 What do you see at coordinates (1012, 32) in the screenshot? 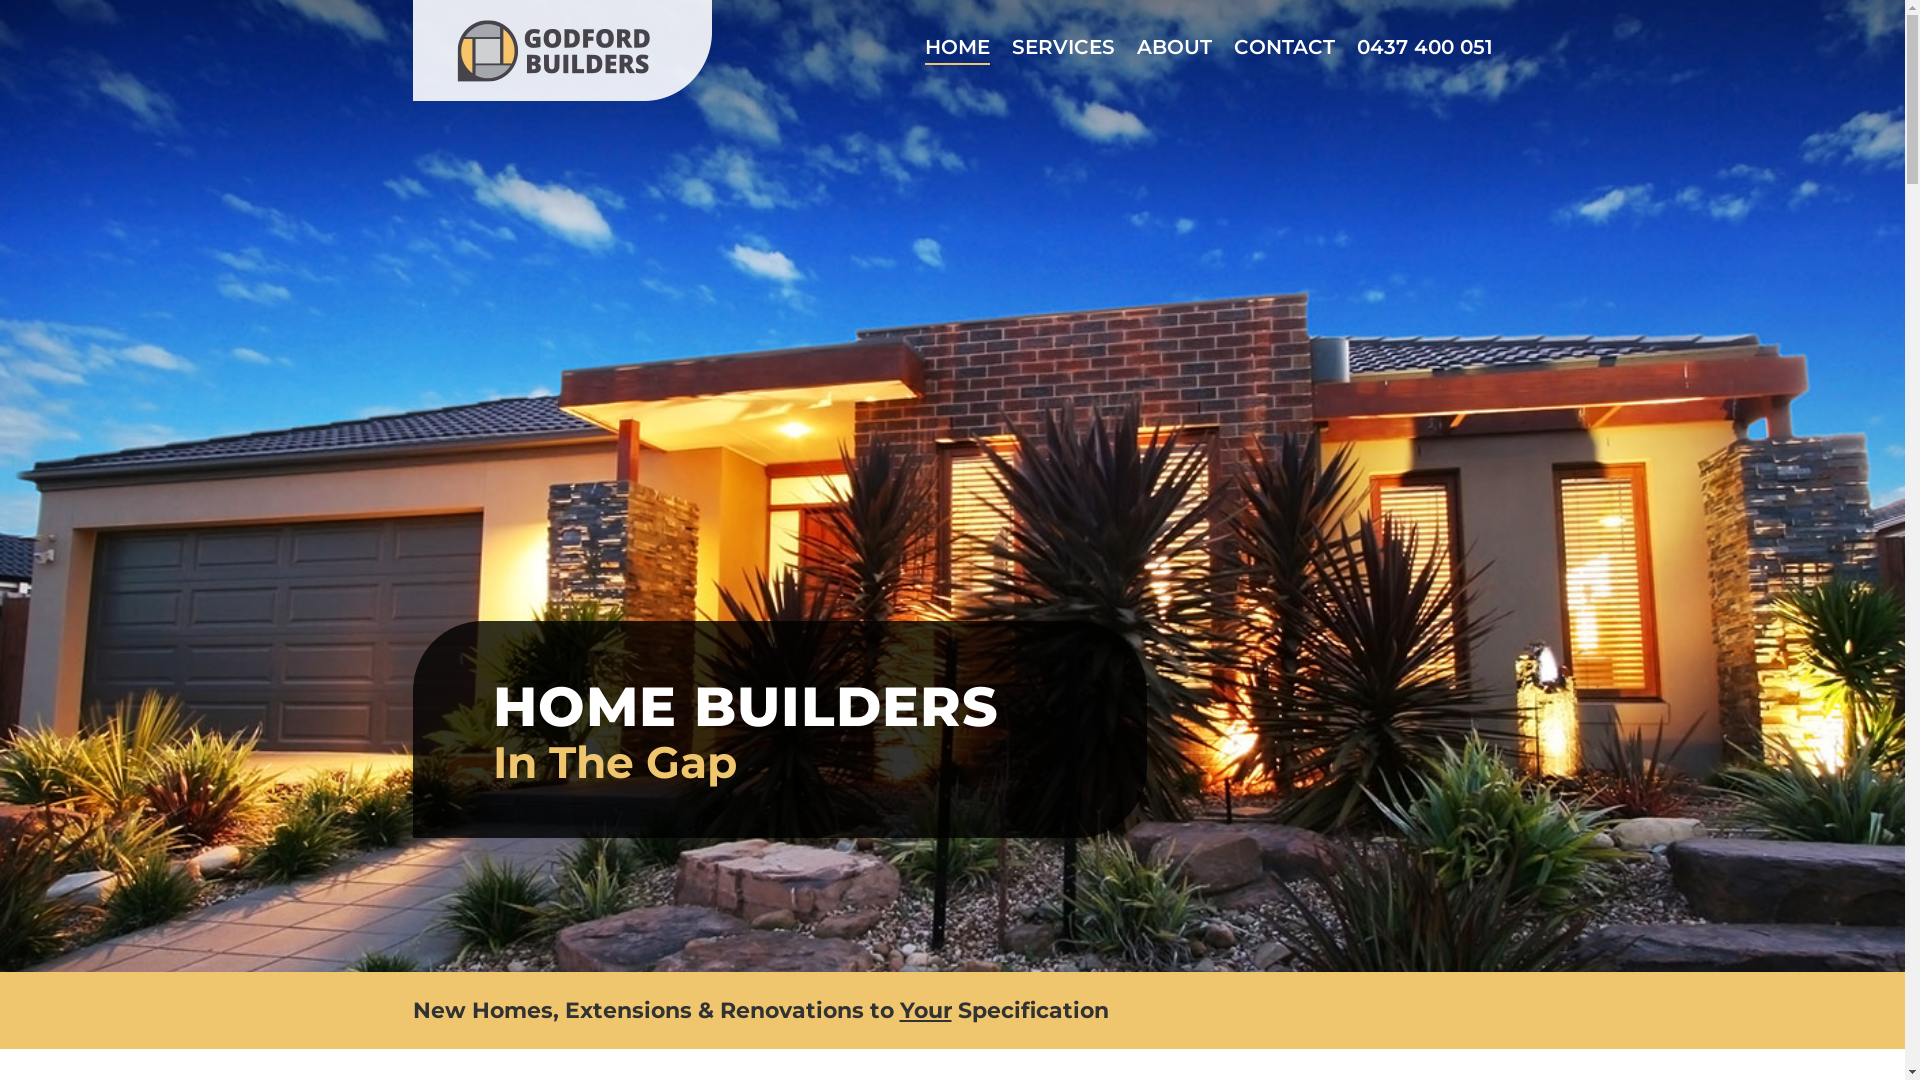
I see `'SERVICES'` at bounding box center [1012, 32].